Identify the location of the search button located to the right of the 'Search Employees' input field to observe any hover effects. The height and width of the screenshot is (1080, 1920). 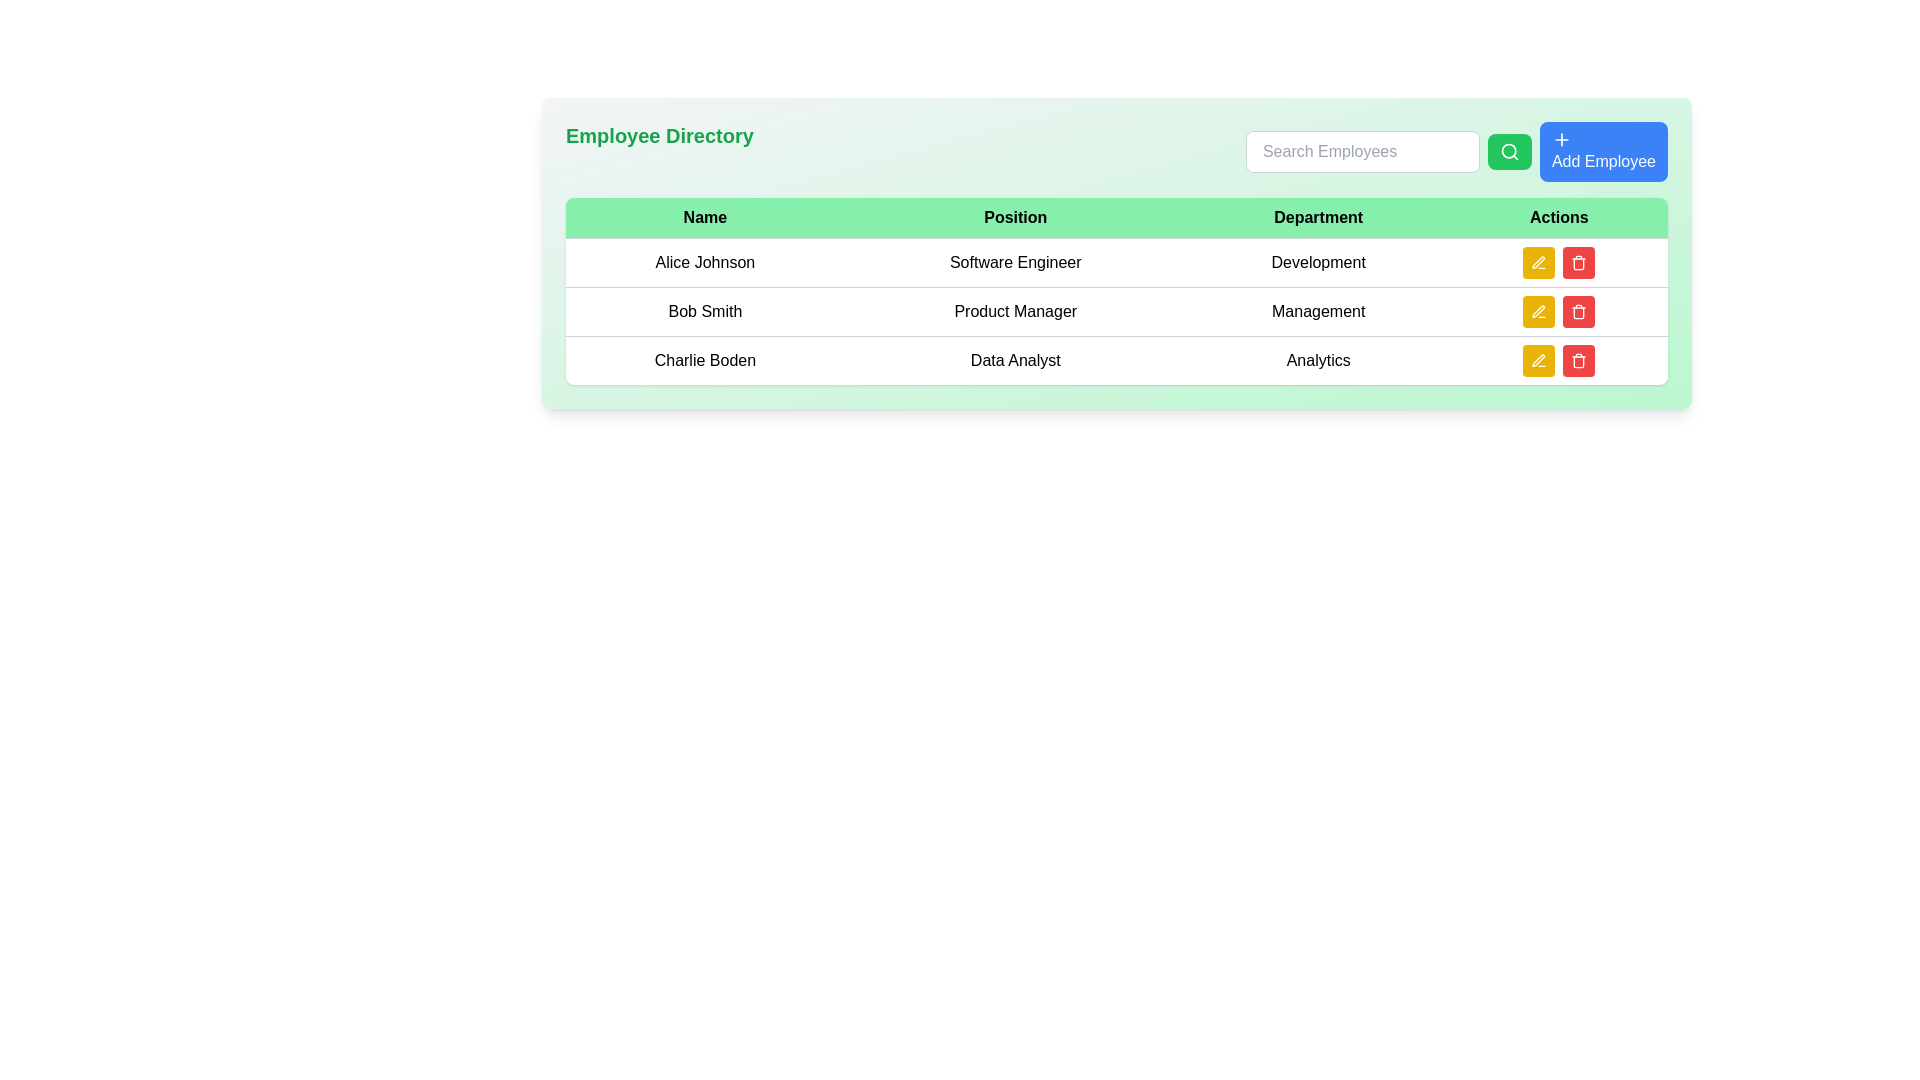
(1509, 150).